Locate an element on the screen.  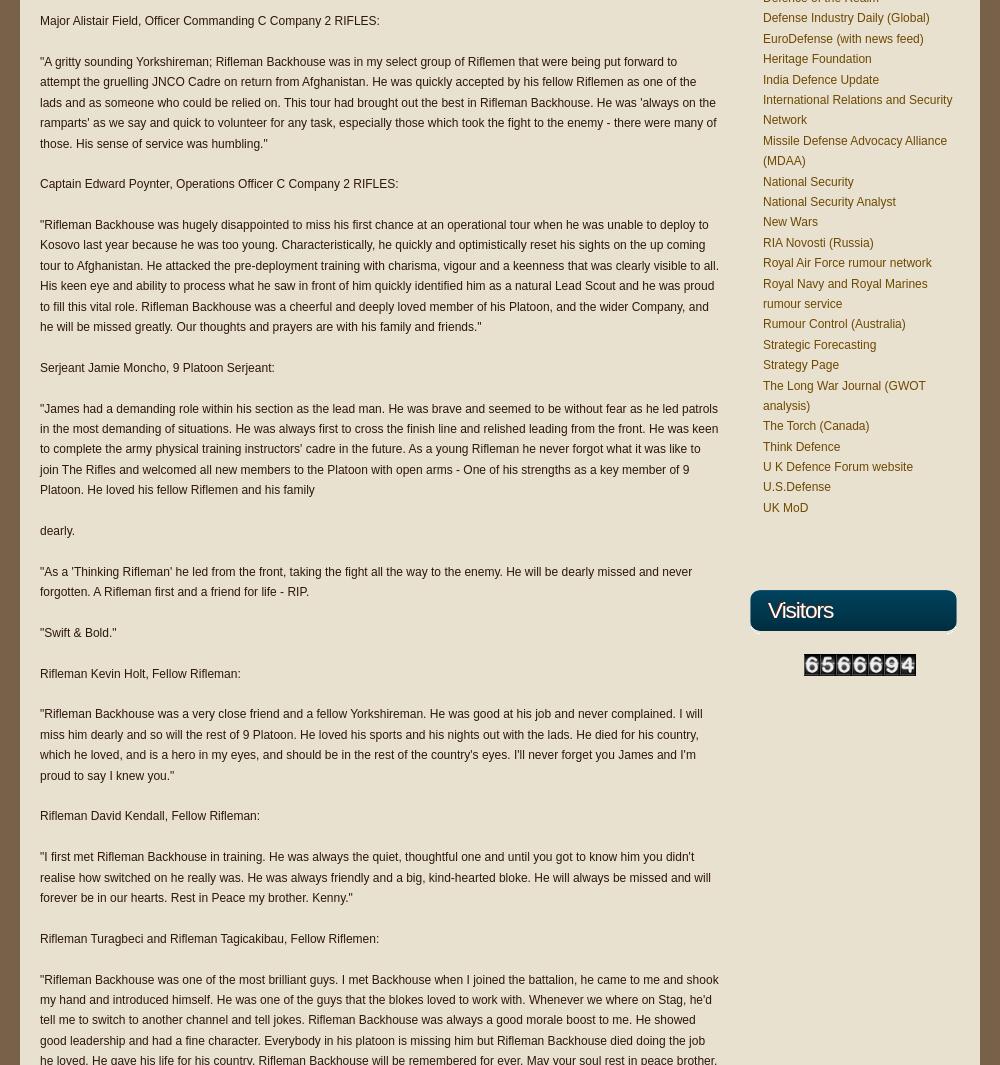
'Serjeant Jamie Moncho, 9 Platoon Serjeant:' is located at coordinates (157, 365).